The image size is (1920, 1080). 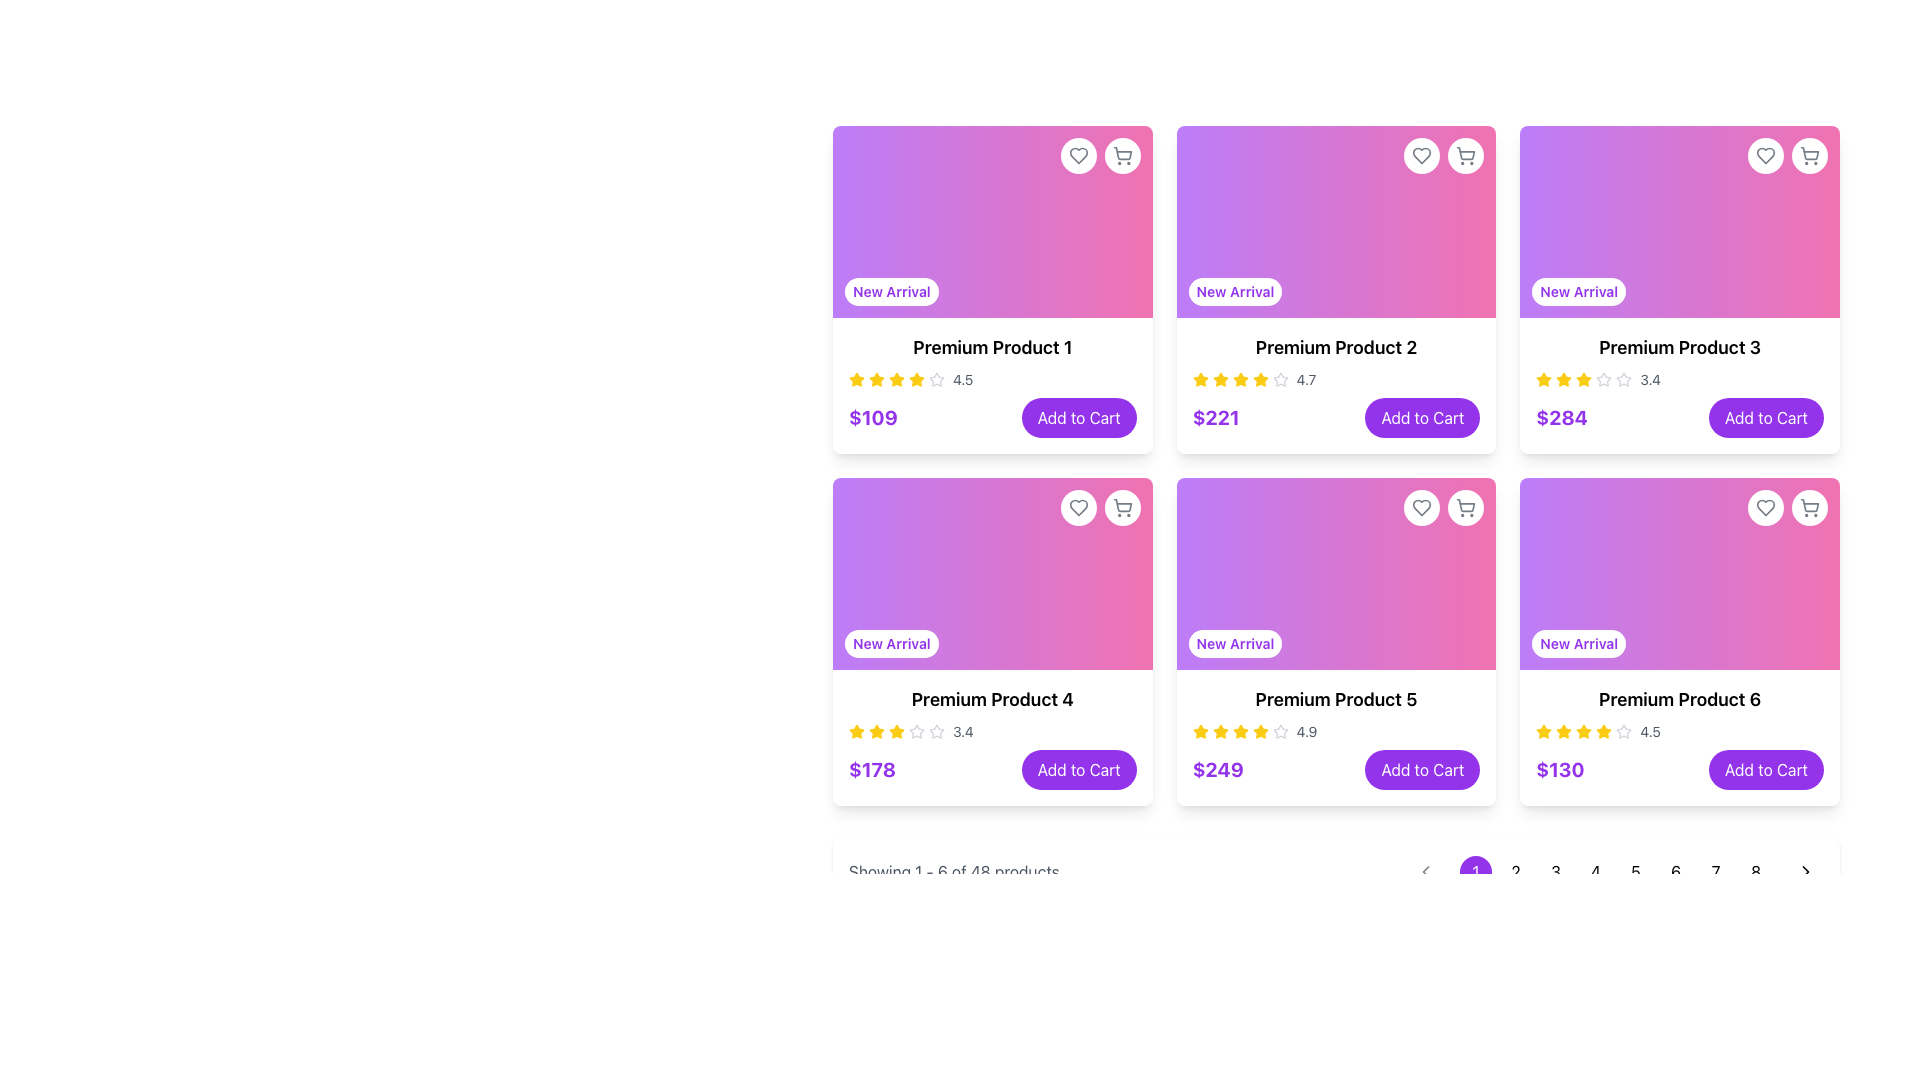 What do you see at coordinates (1336, 346) in the screenshot?
I see `the 'Premium Product 2' text label` at bounding box center [1336, 346].